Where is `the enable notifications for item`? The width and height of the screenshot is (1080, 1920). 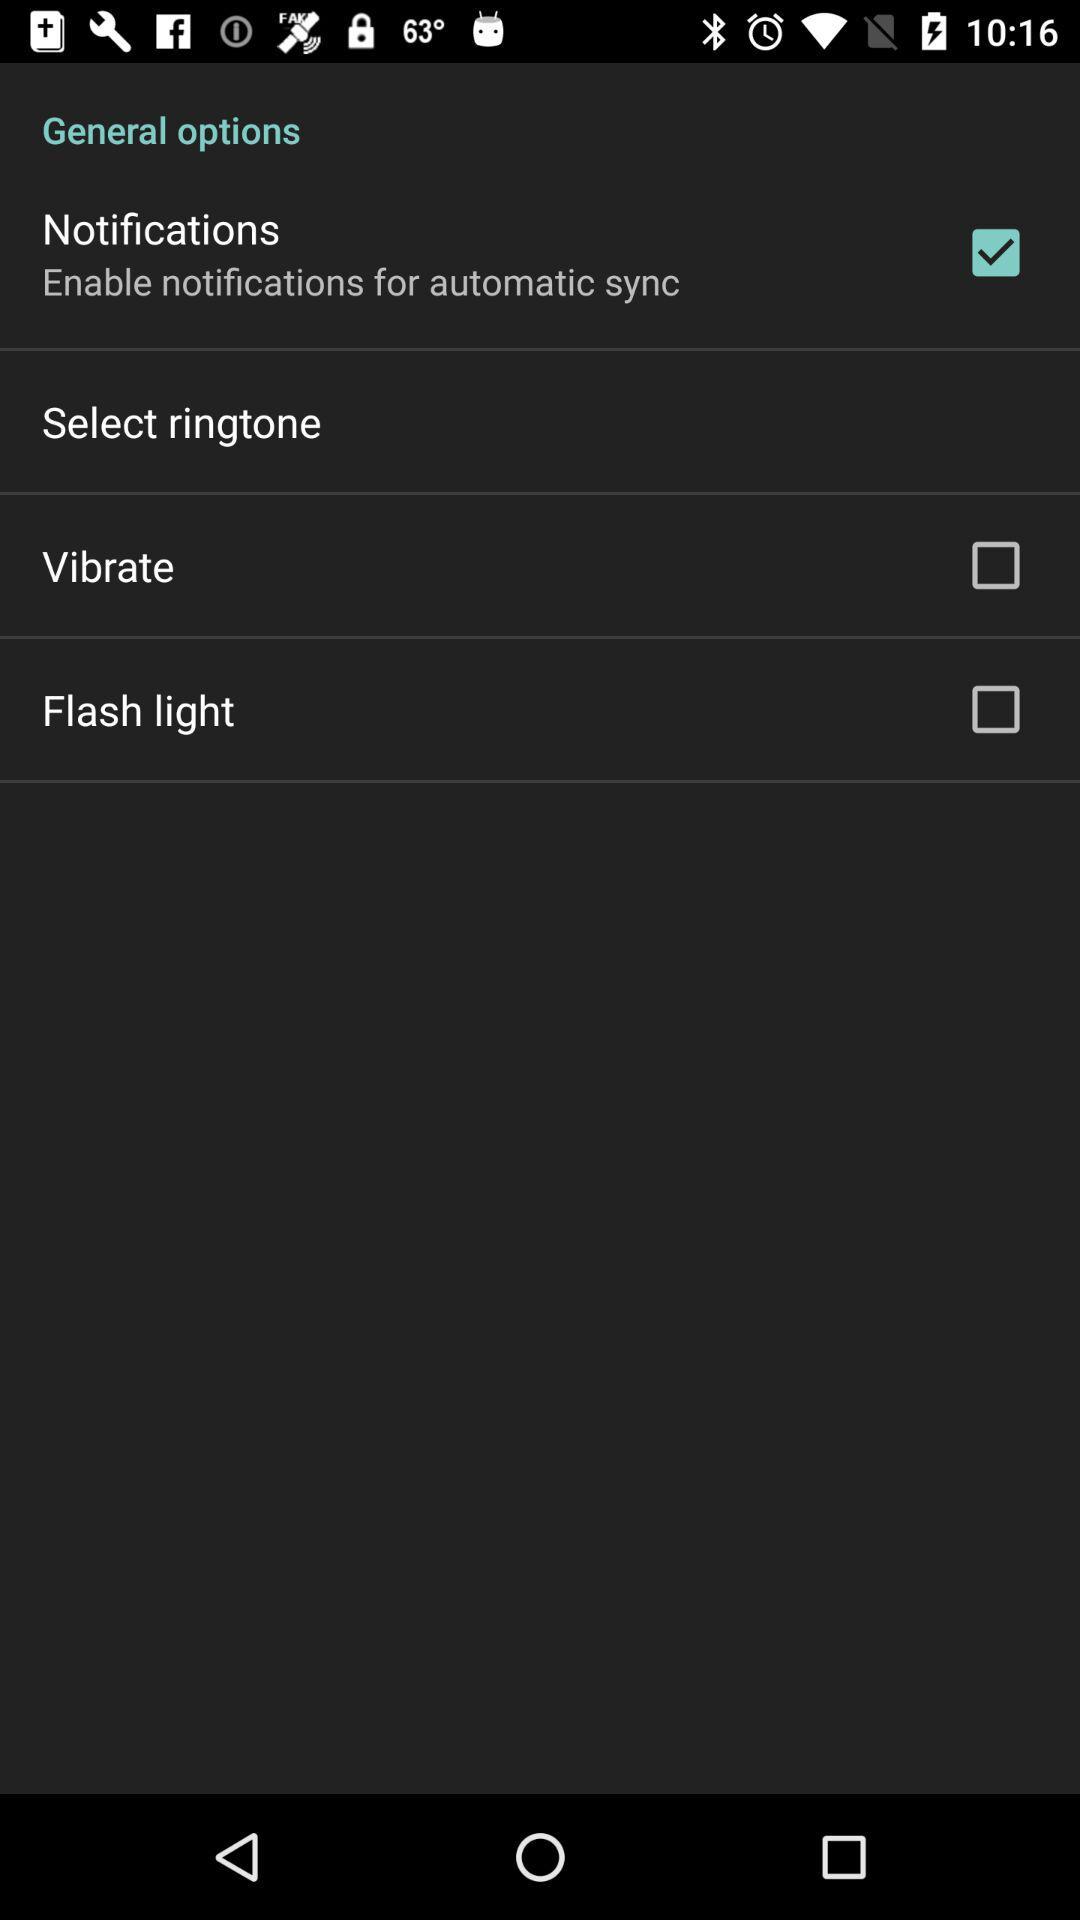
the enable notifications for item is located at coordinates (361, 280).